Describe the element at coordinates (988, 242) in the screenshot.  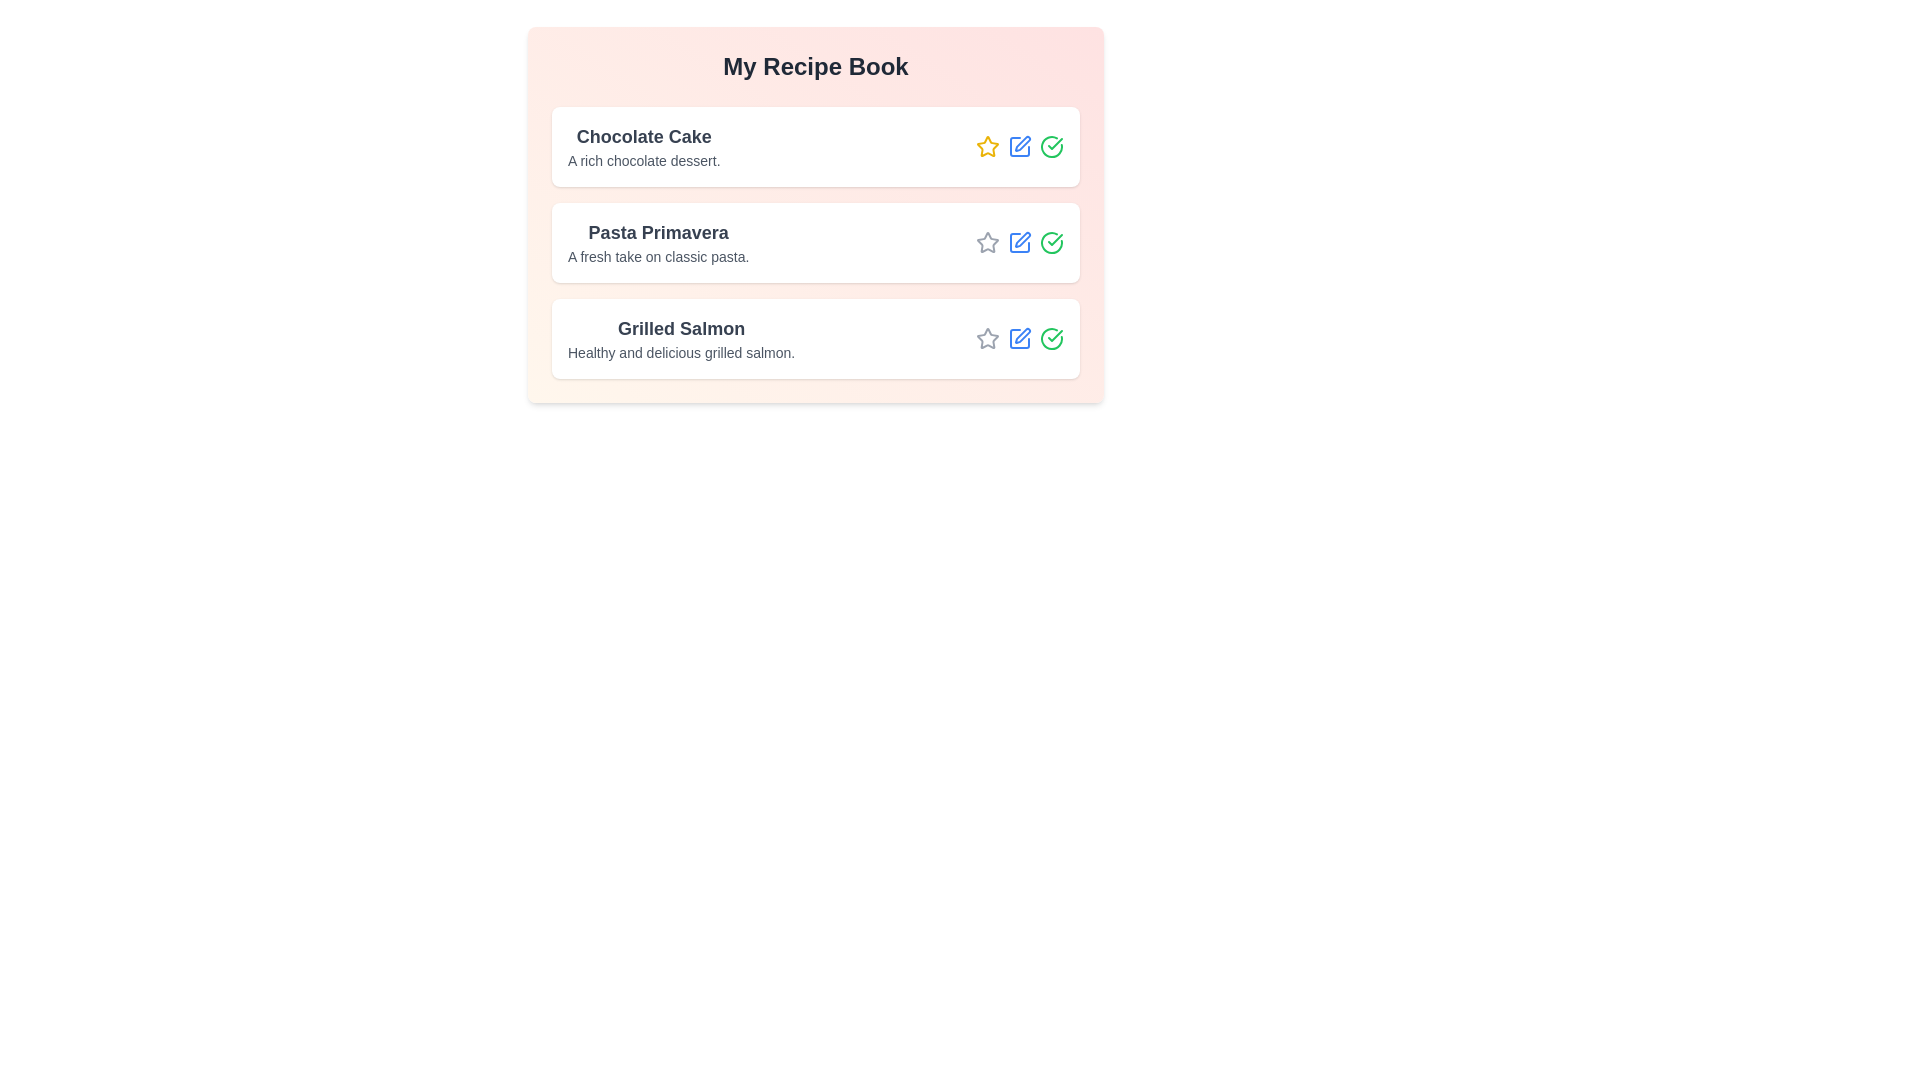
I see `the star icon of the recipe titled 'Pasta Primavera' to toggle its favorite status` at that location.